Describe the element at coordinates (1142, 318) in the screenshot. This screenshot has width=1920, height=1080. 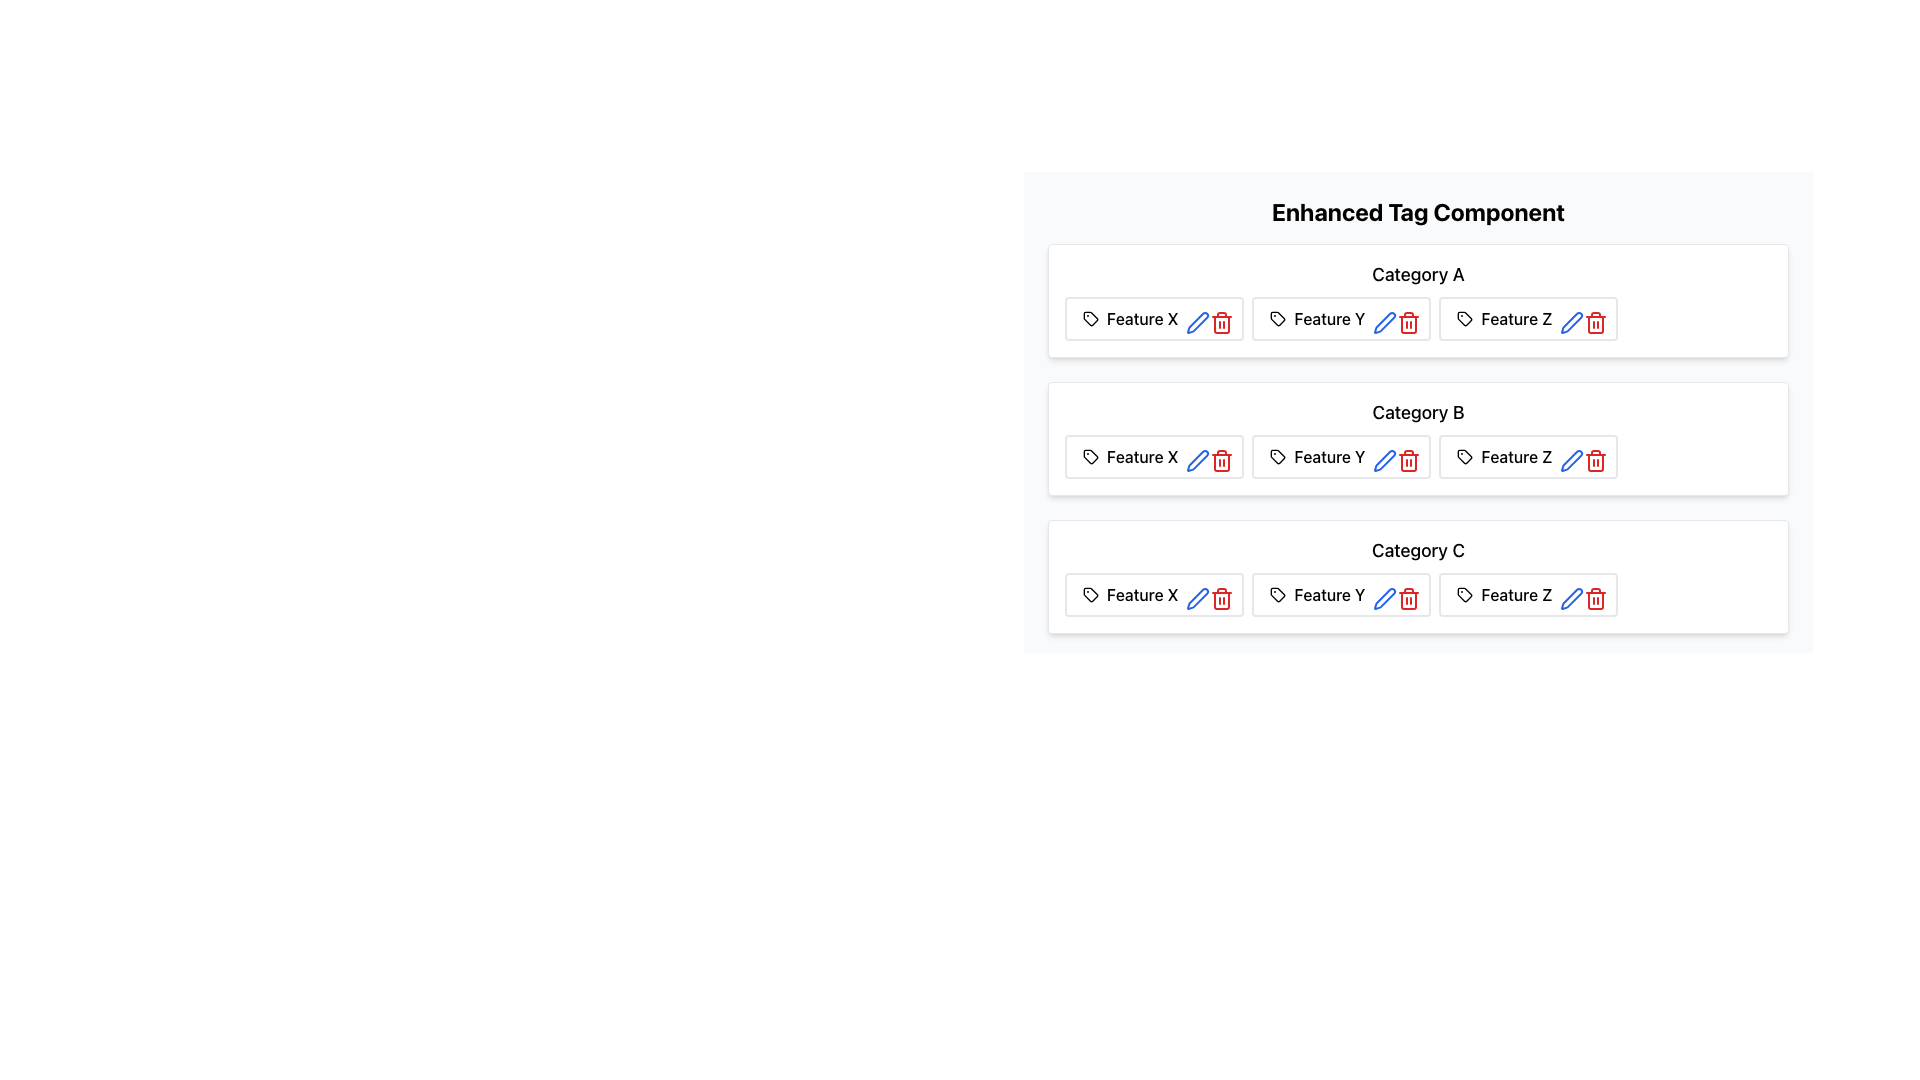
I see `the 'Feature X' label, which is styled in medium-weight font and located in a horizontal group of elements under 'Category A' in the 'Enhanced Tag Component' interface` at that location.